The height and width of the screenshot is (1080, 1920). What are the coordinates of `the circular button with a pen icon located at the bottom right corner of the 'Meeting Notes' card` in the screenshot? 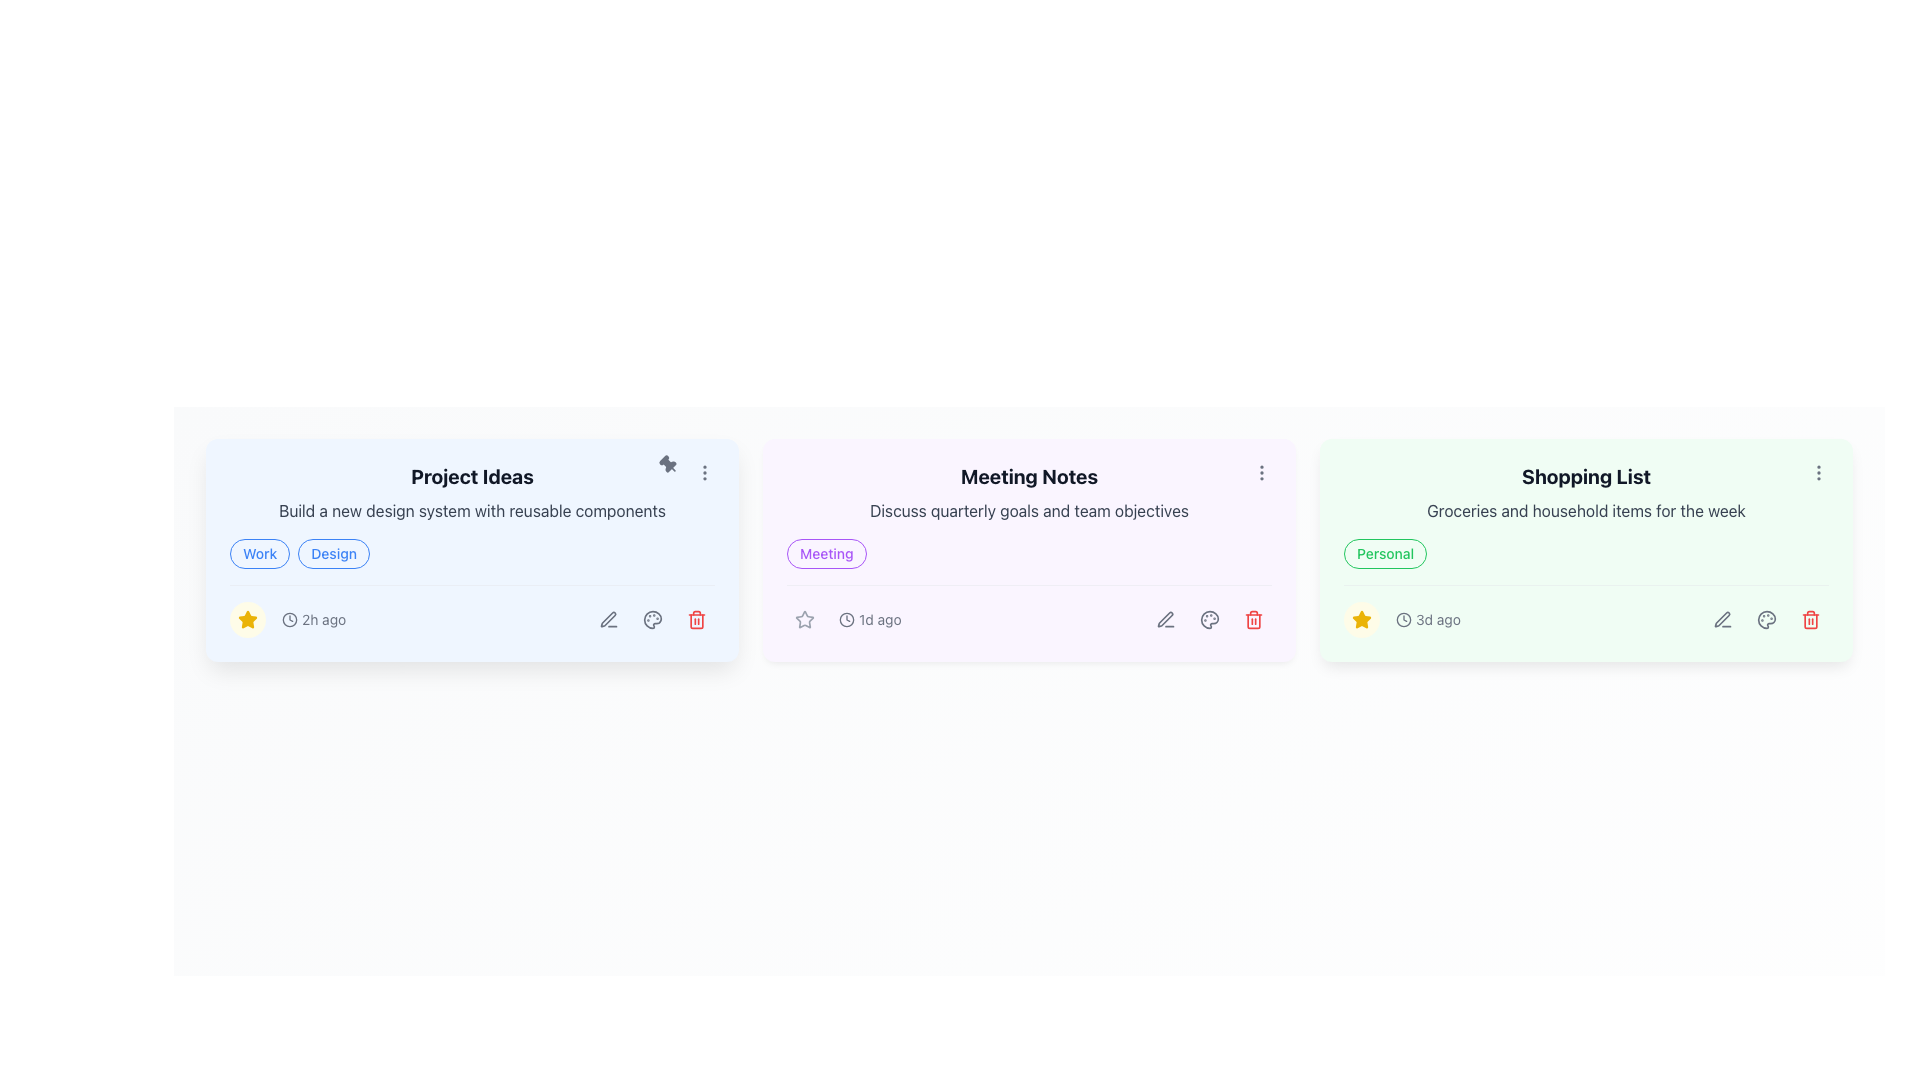 It's located at (1166, 619).